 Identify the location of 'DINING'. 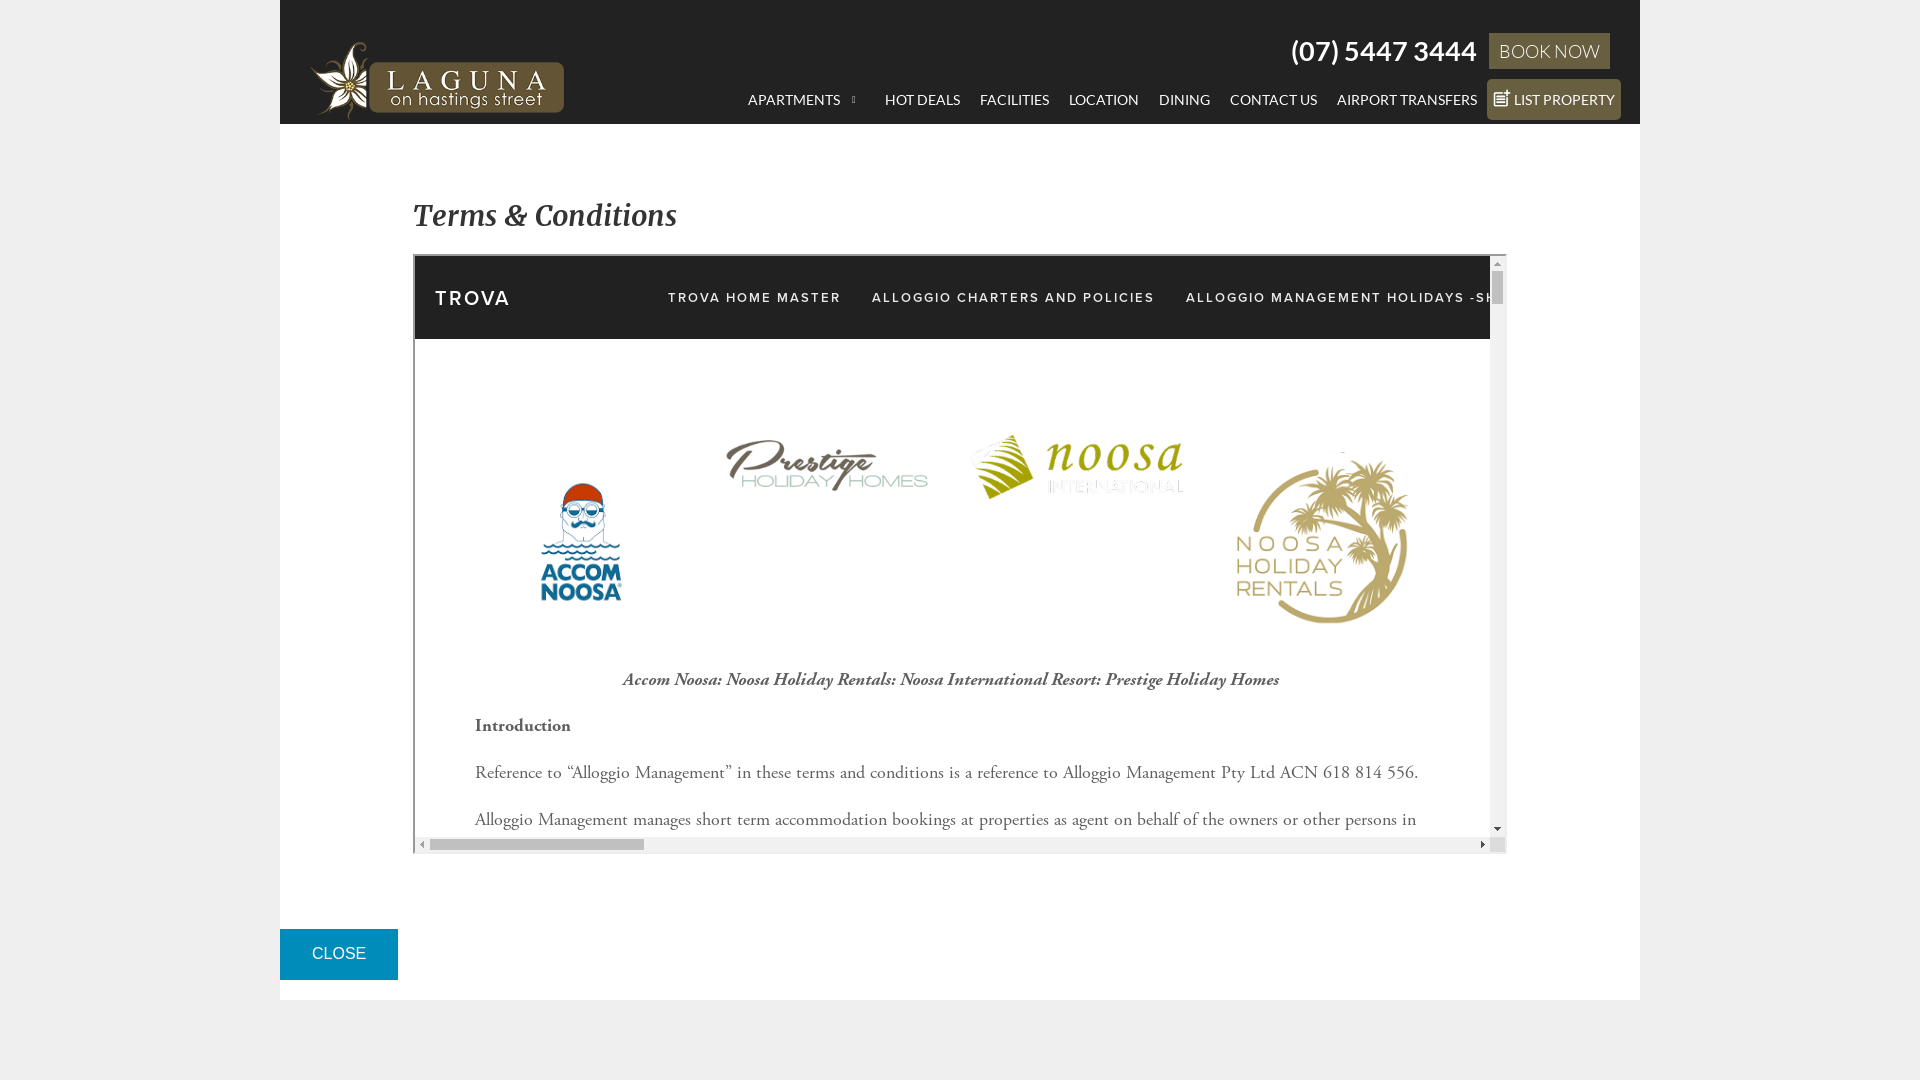
(1184, 99).